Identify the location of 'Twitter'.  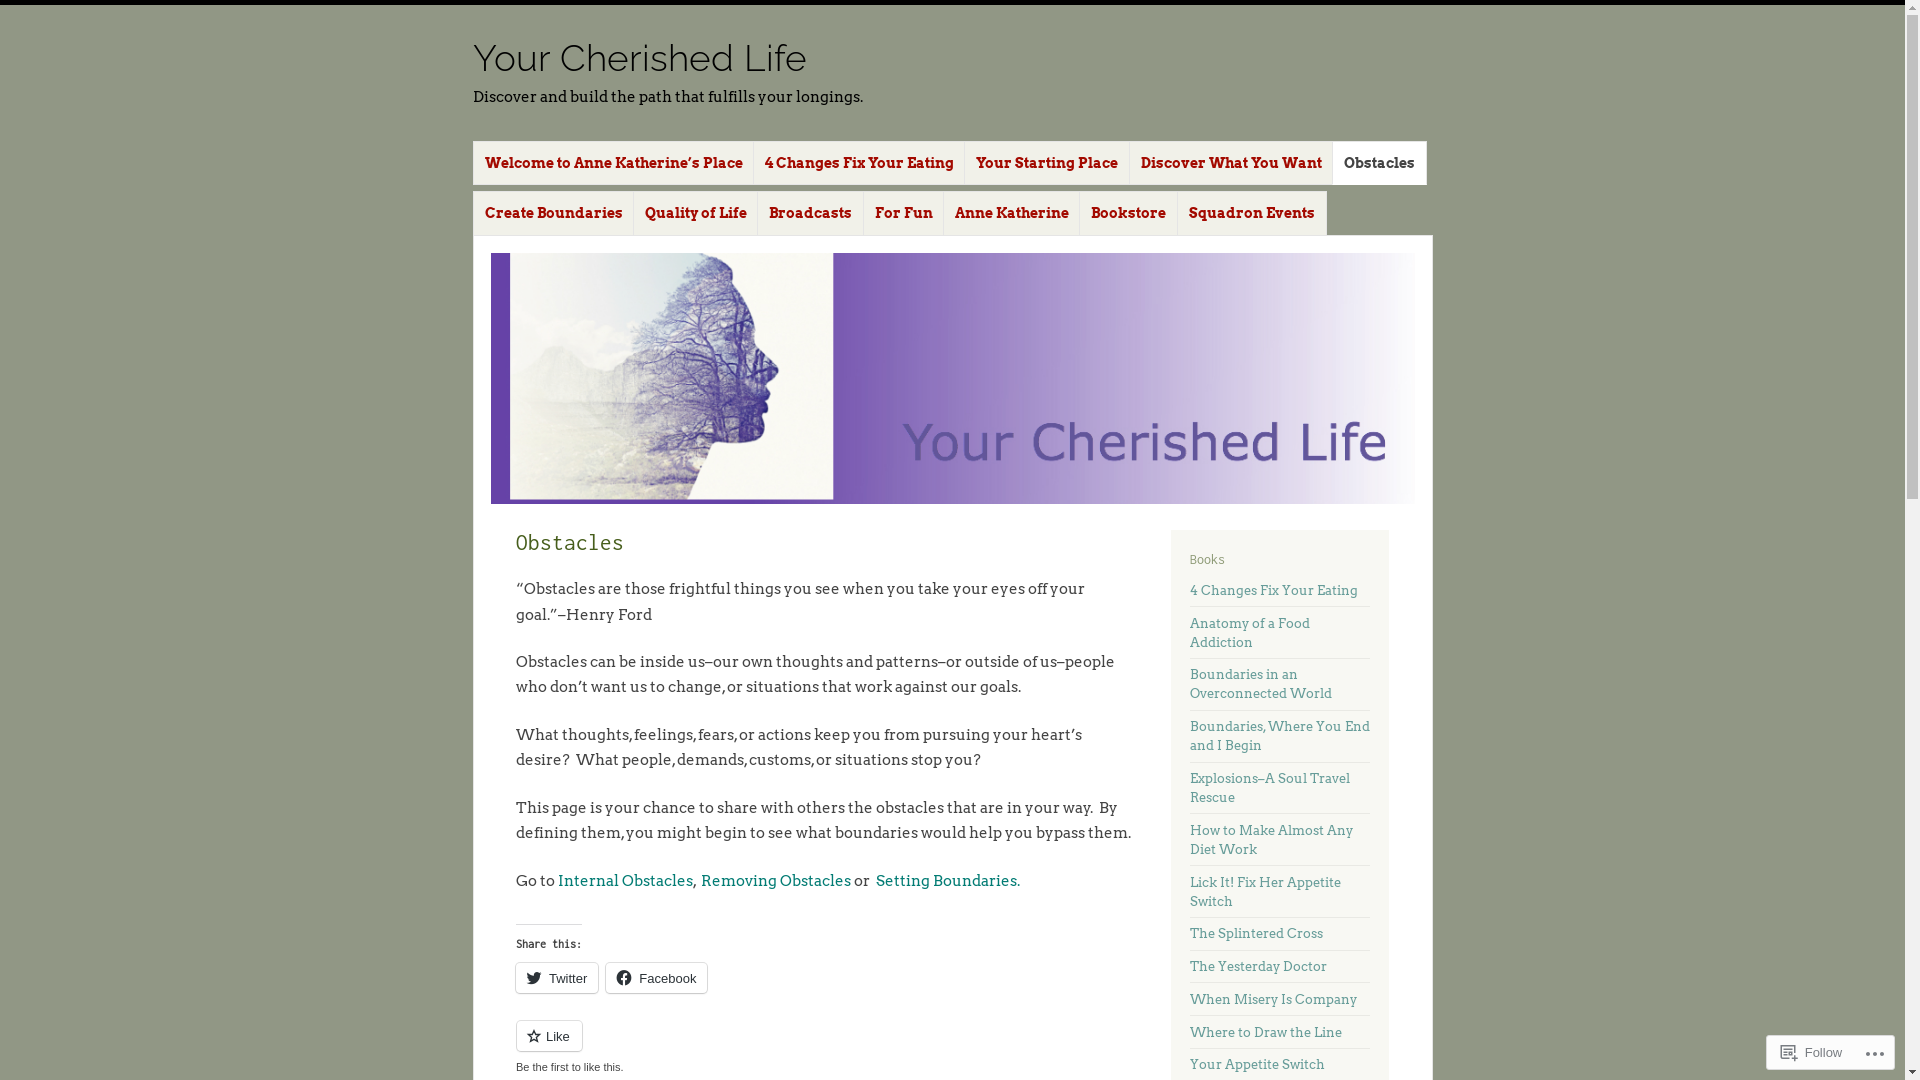
(556, 977).